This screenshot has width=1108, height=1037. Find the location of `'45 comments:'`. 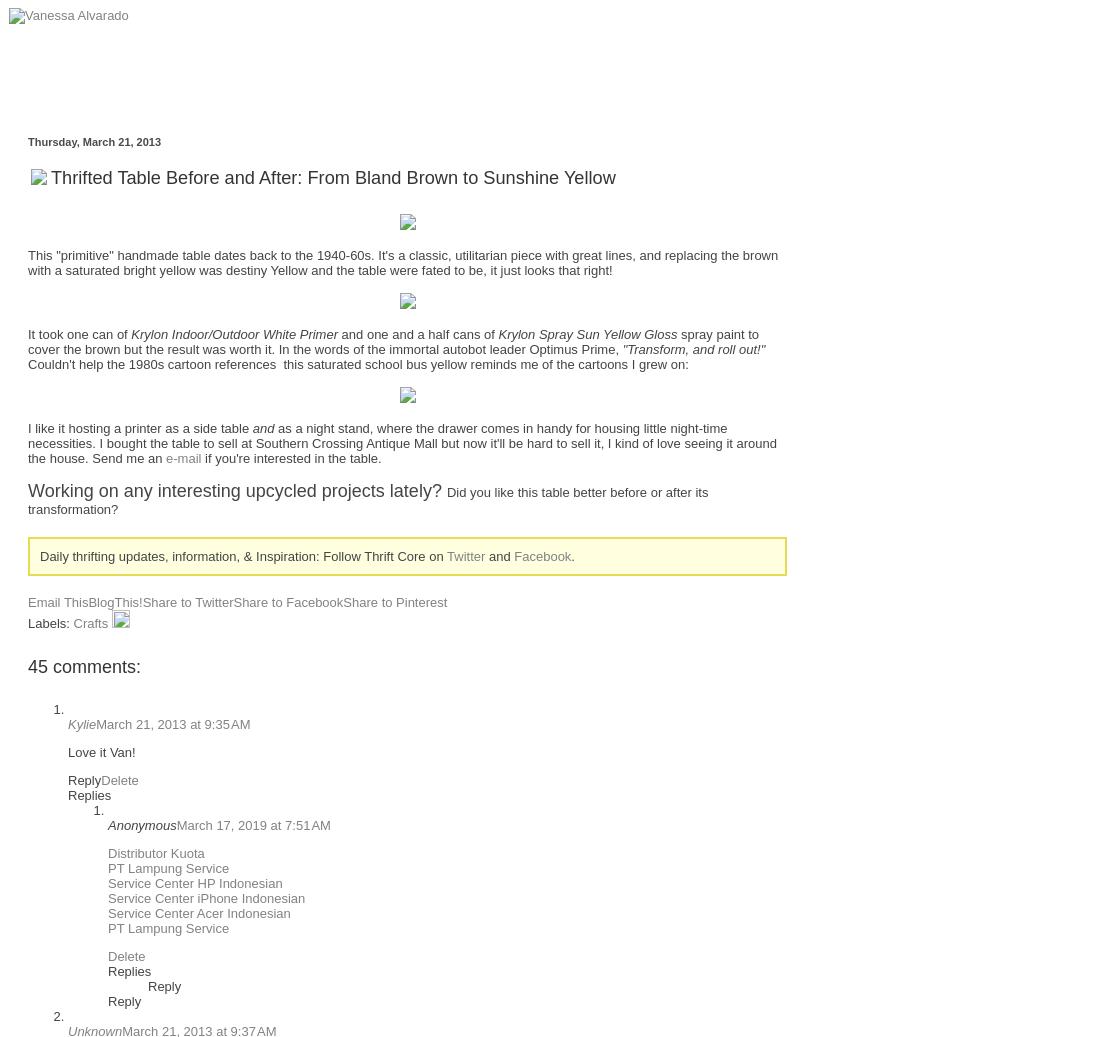

'45 comments:' is located at coordinates (83, 666).